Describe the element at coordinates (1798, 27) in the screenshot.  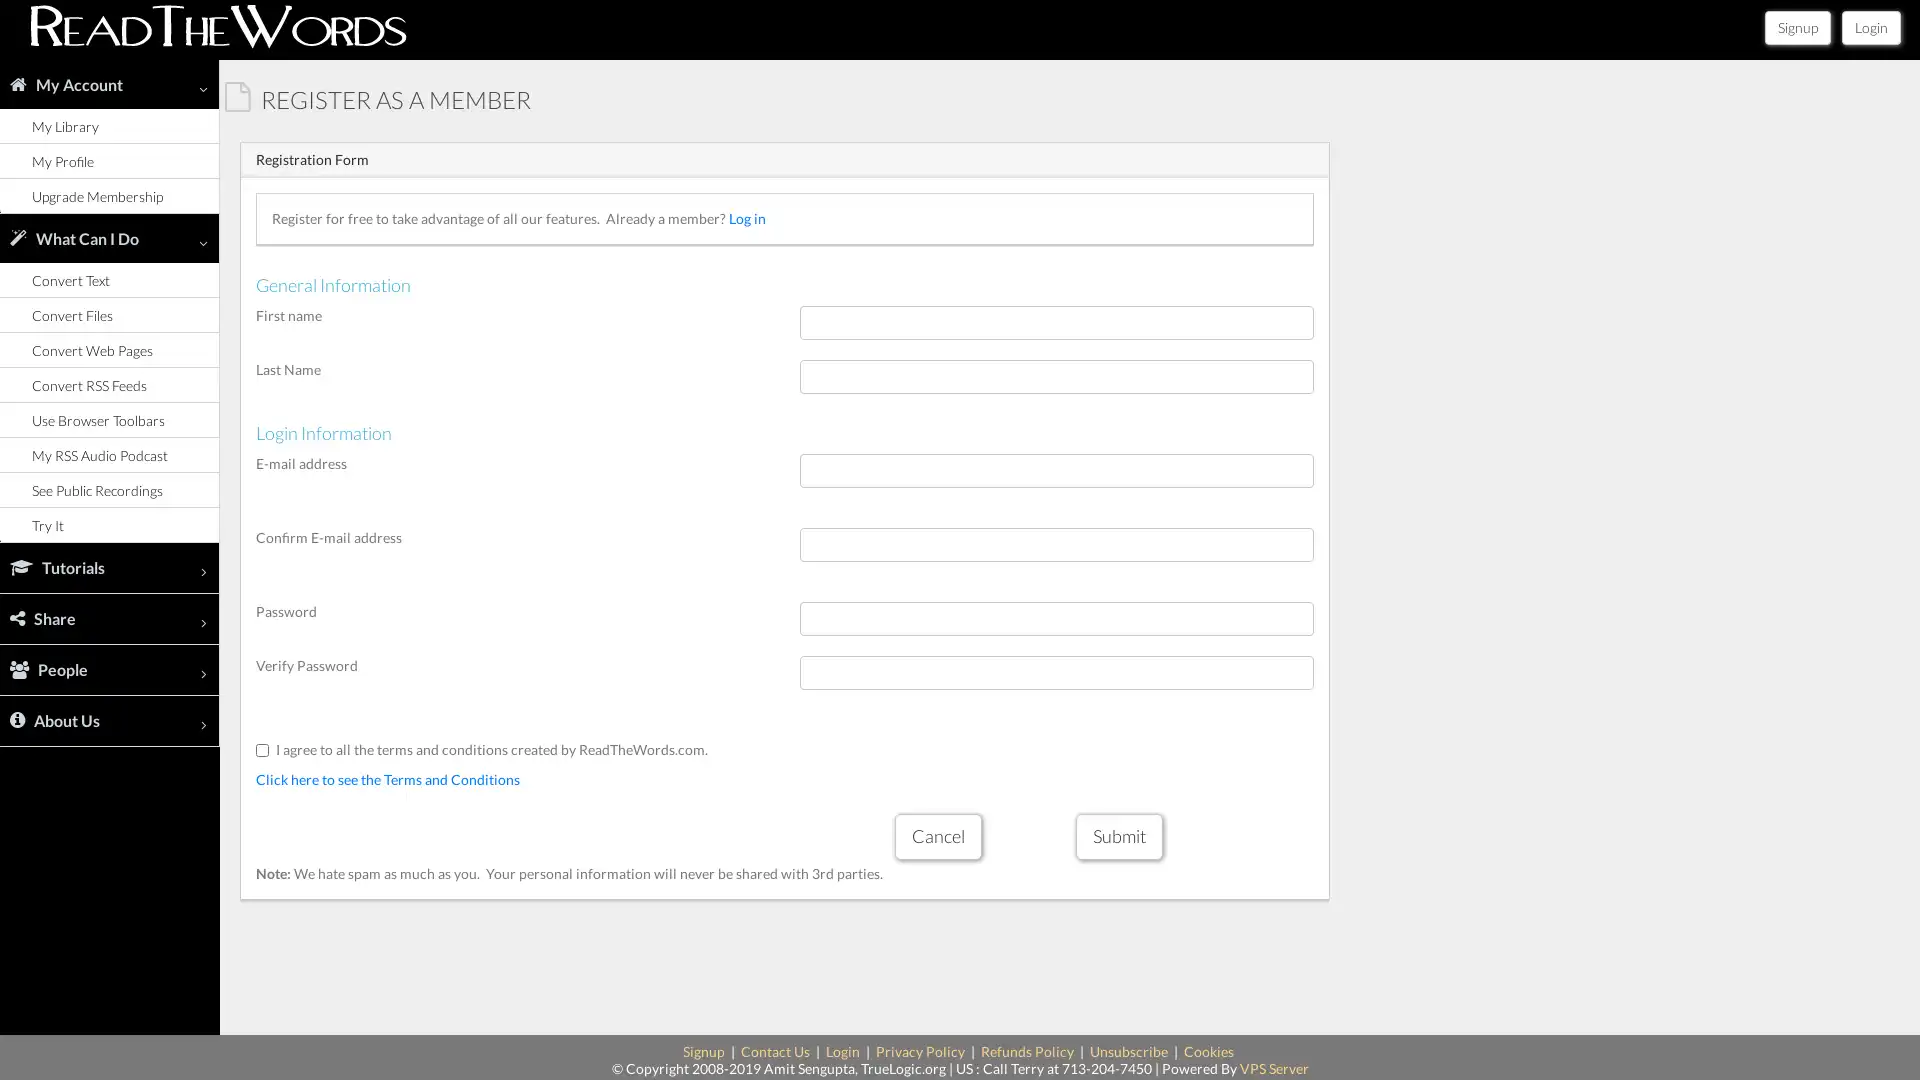
I see `Signup` at that location.